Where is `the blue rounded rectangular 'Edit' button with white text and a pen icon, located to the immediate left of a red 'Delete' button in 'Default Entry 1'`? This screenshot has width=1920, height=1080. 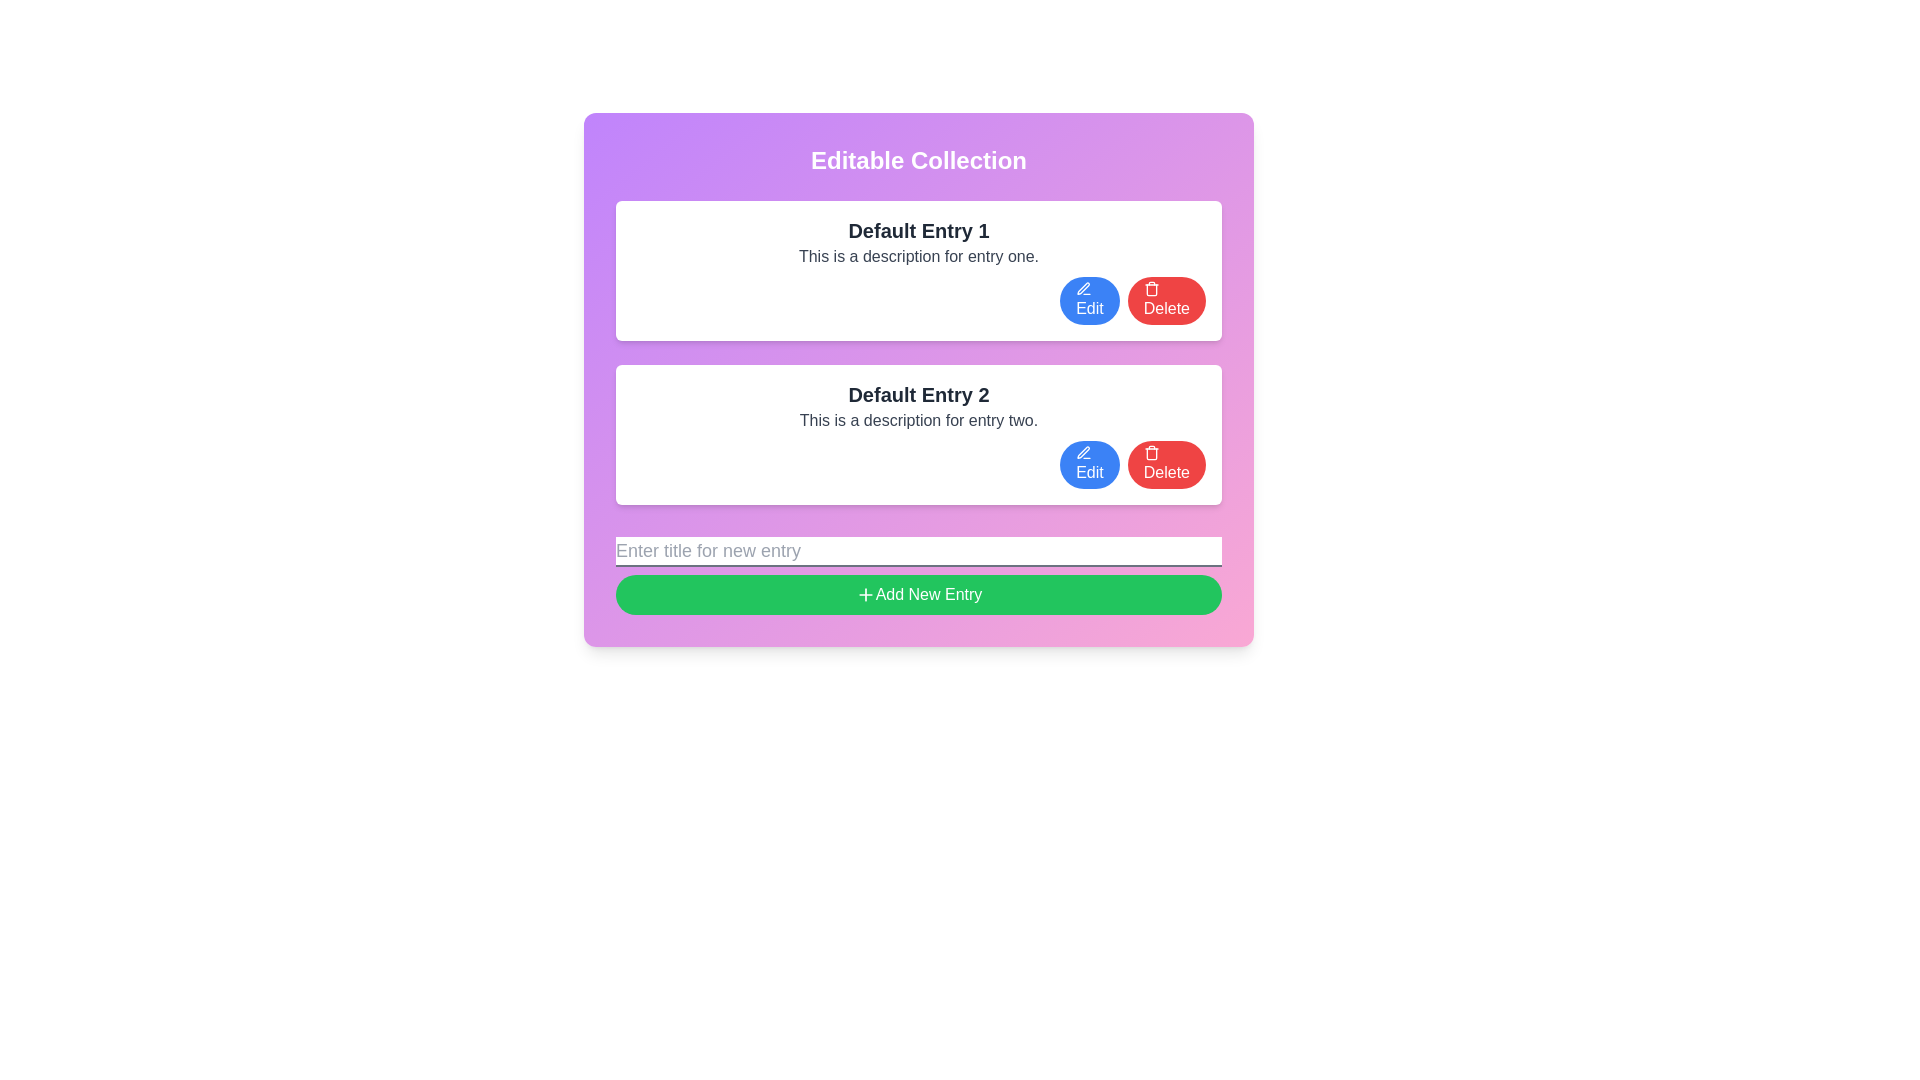
the blue rounded rectangular 'Edit' button with white text and a pen icon, located to the immediate left of a red 'Delete' button in 'Default Entry 1' is located at coordinates (1088, 300).